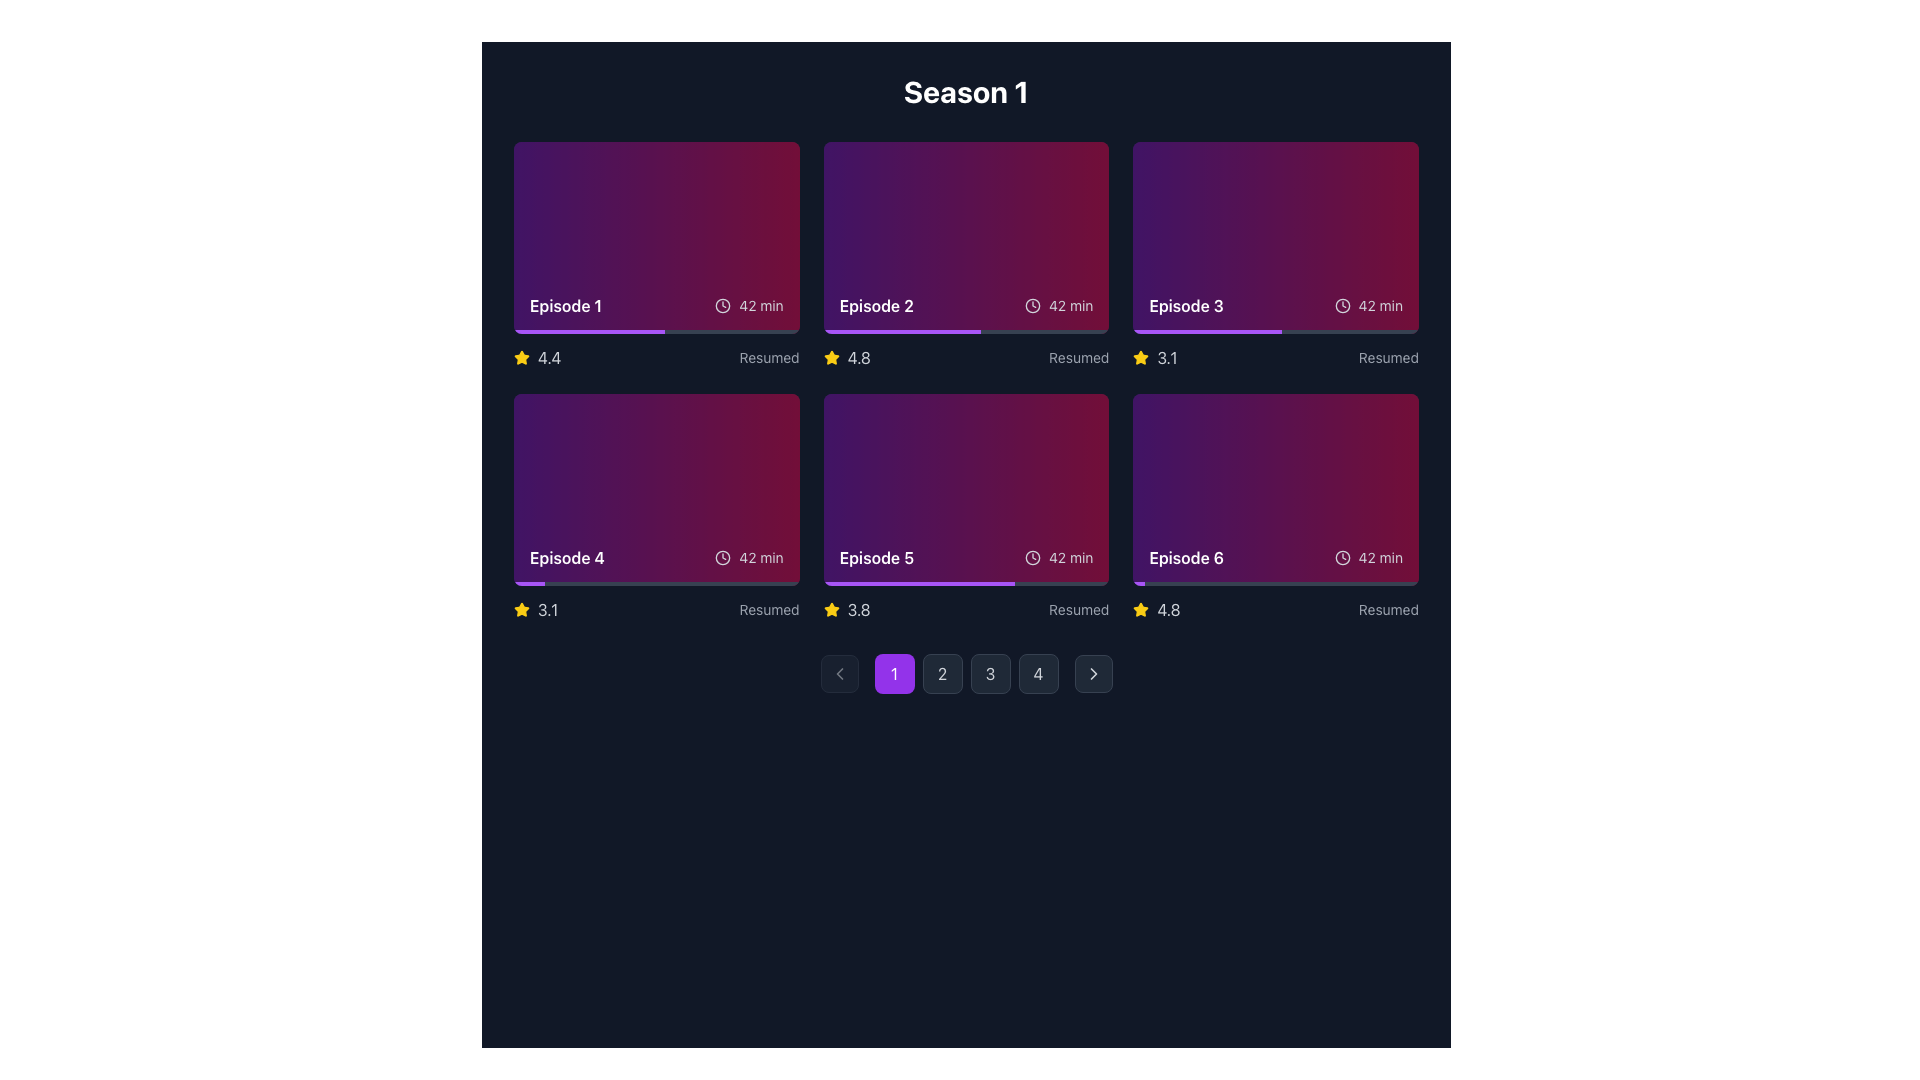 The image size is (1920, 1080). What do you see at coordinates (831, 608) in the screenshot?
I see `the filled star icon indicating the rating for 'Episode 5', located to the left of the rating number '3.8'` at bounding box center [831, 608].